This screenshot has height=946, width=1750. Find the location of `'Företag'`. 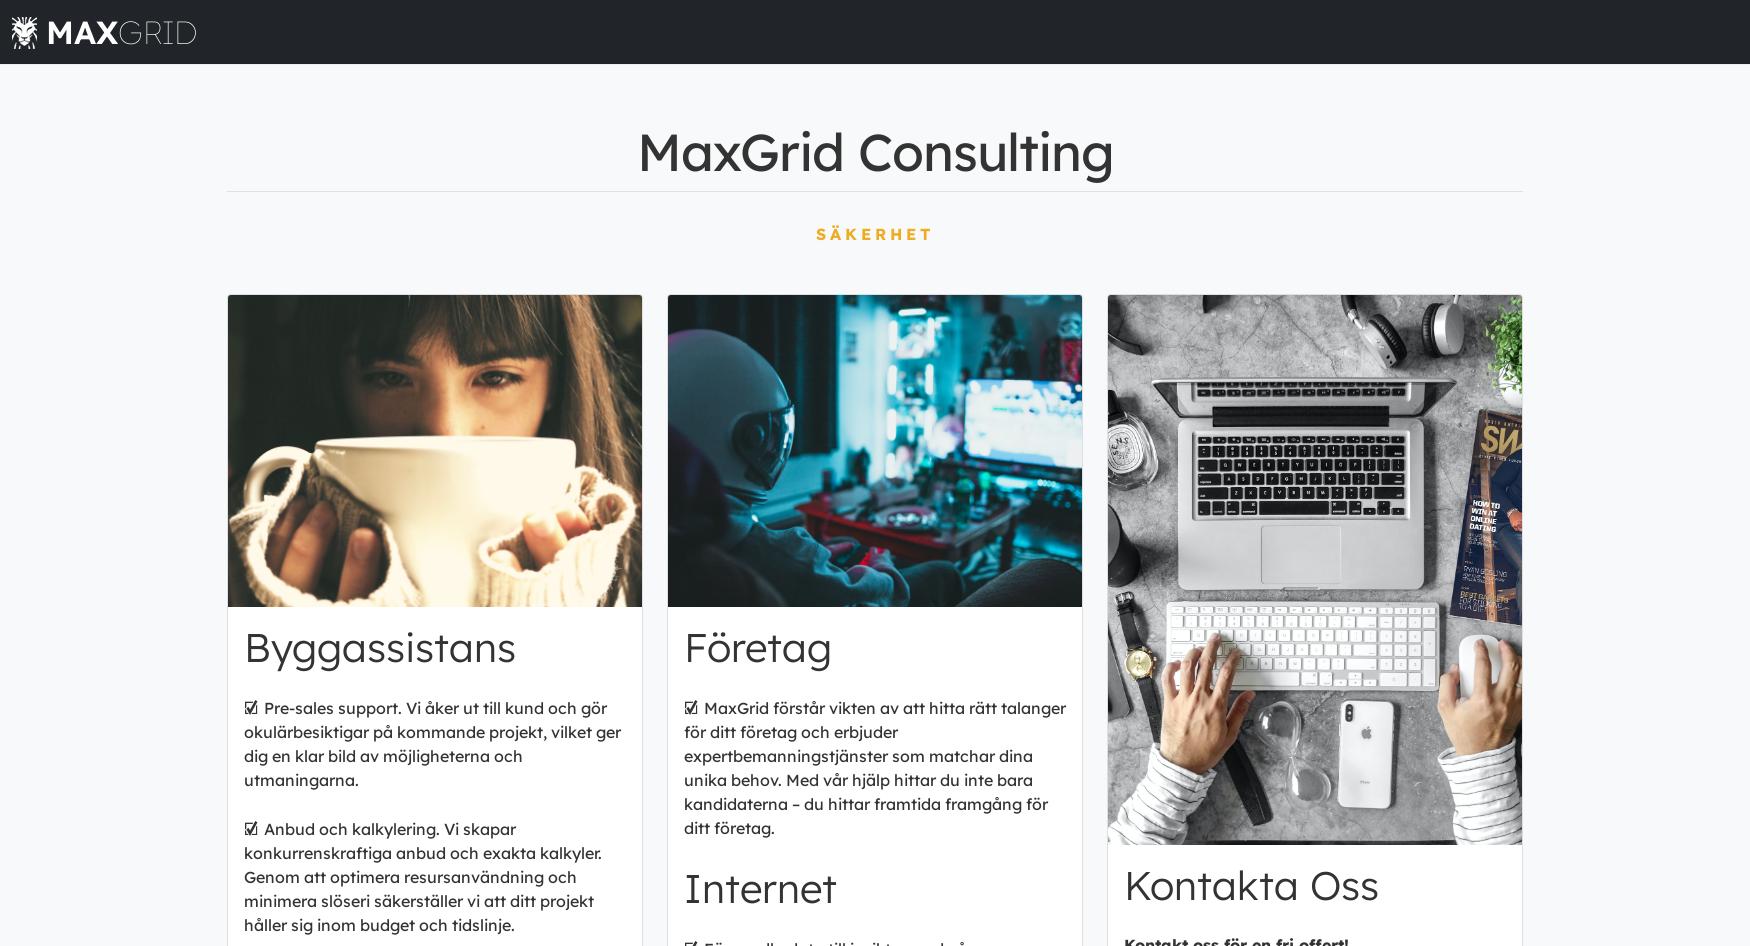

'Företag' is located at coordinates (756, 646).